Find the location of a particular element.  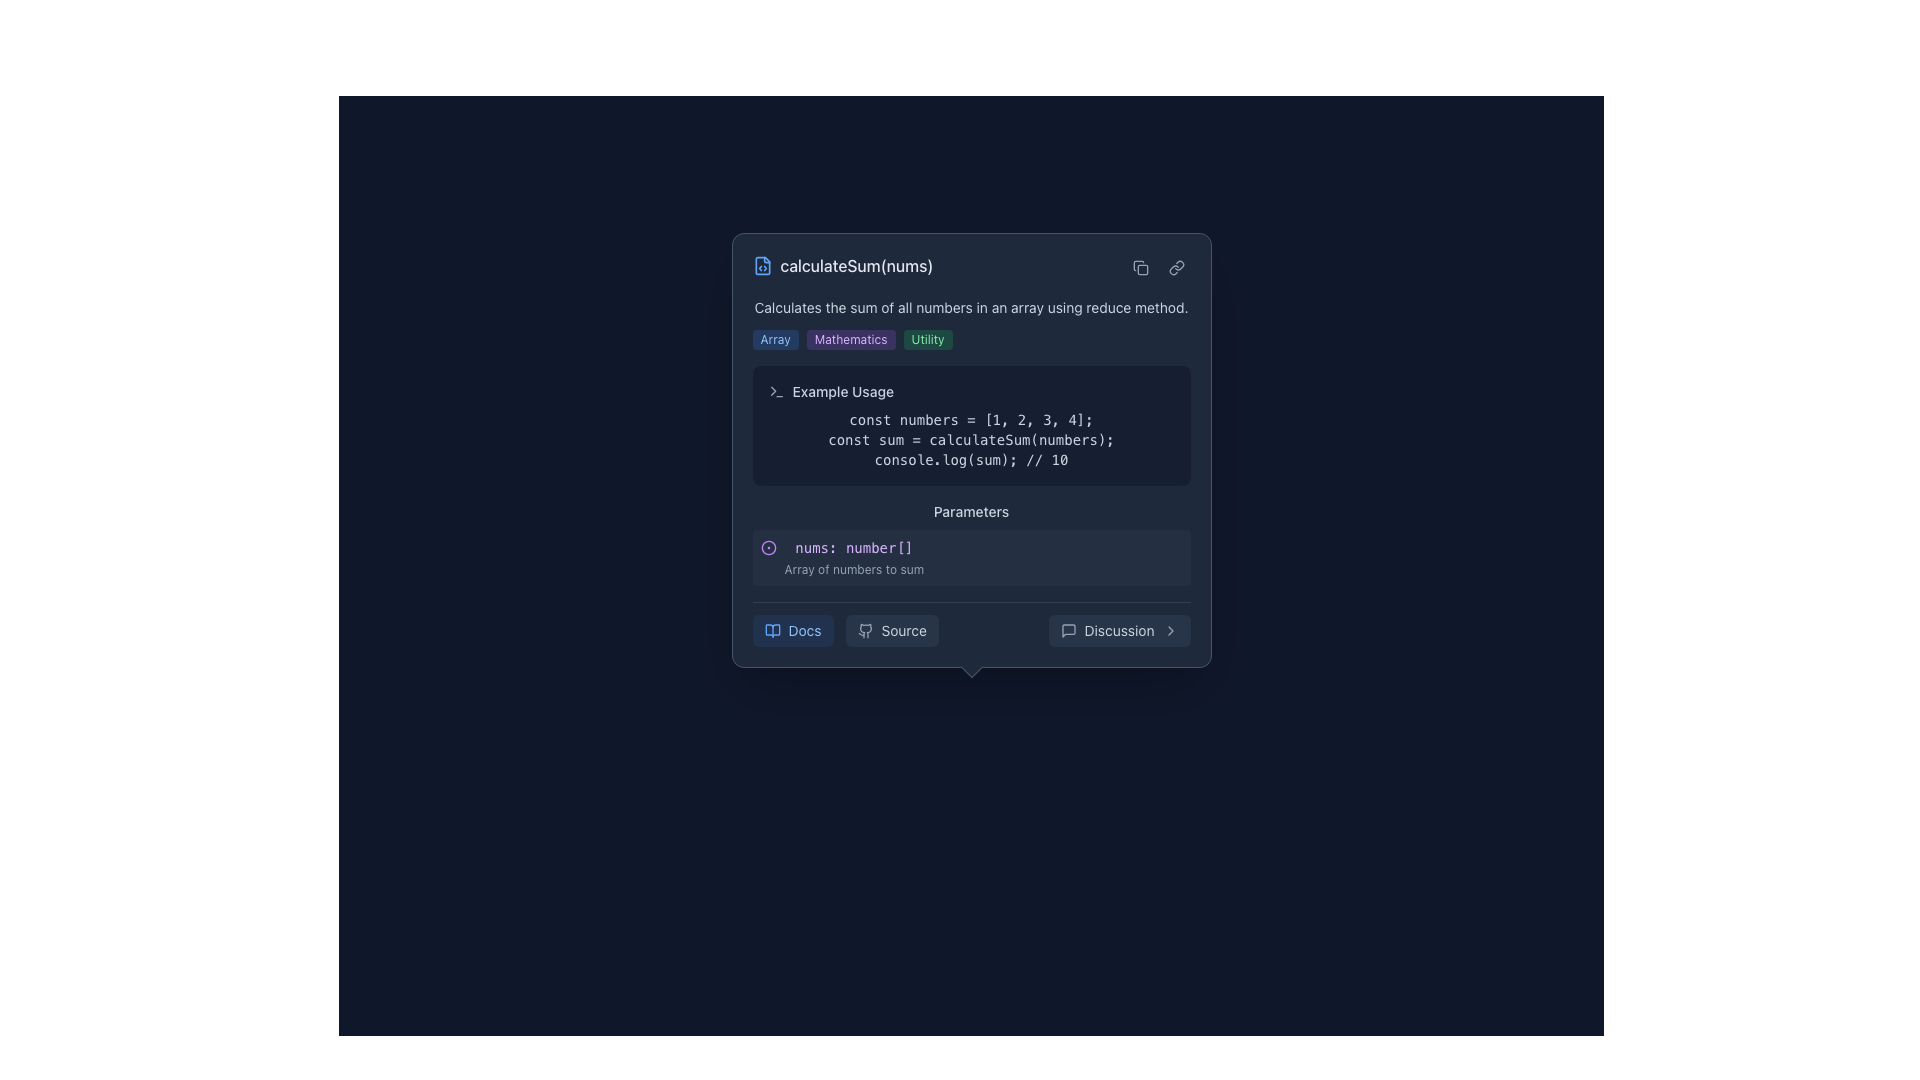

the circular button with a link symbol icon located at the top right corner of the card is located at coordinates (1176, 266).